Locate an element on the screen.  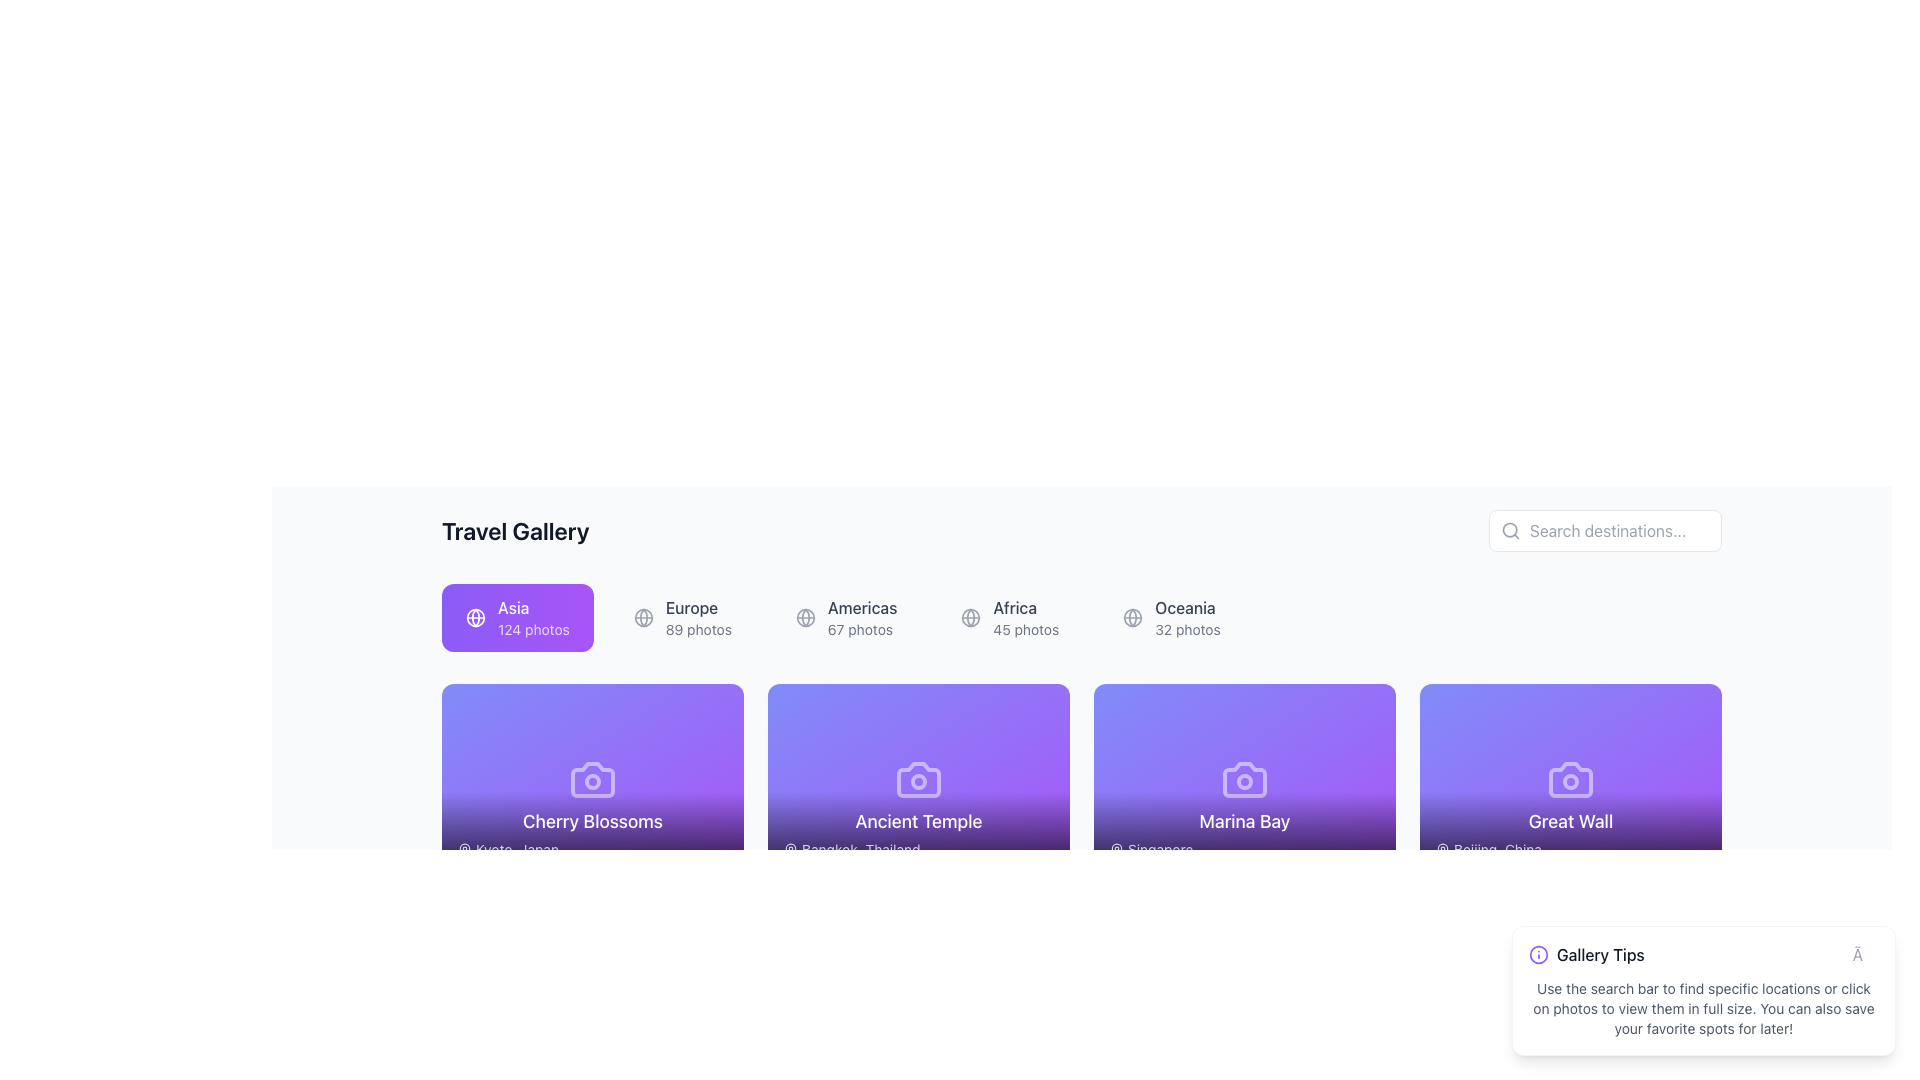
the location pin icon associated with 'Kyoto, Japan' under 'Cherry Blossoms' is located at coordinates (464, 848).